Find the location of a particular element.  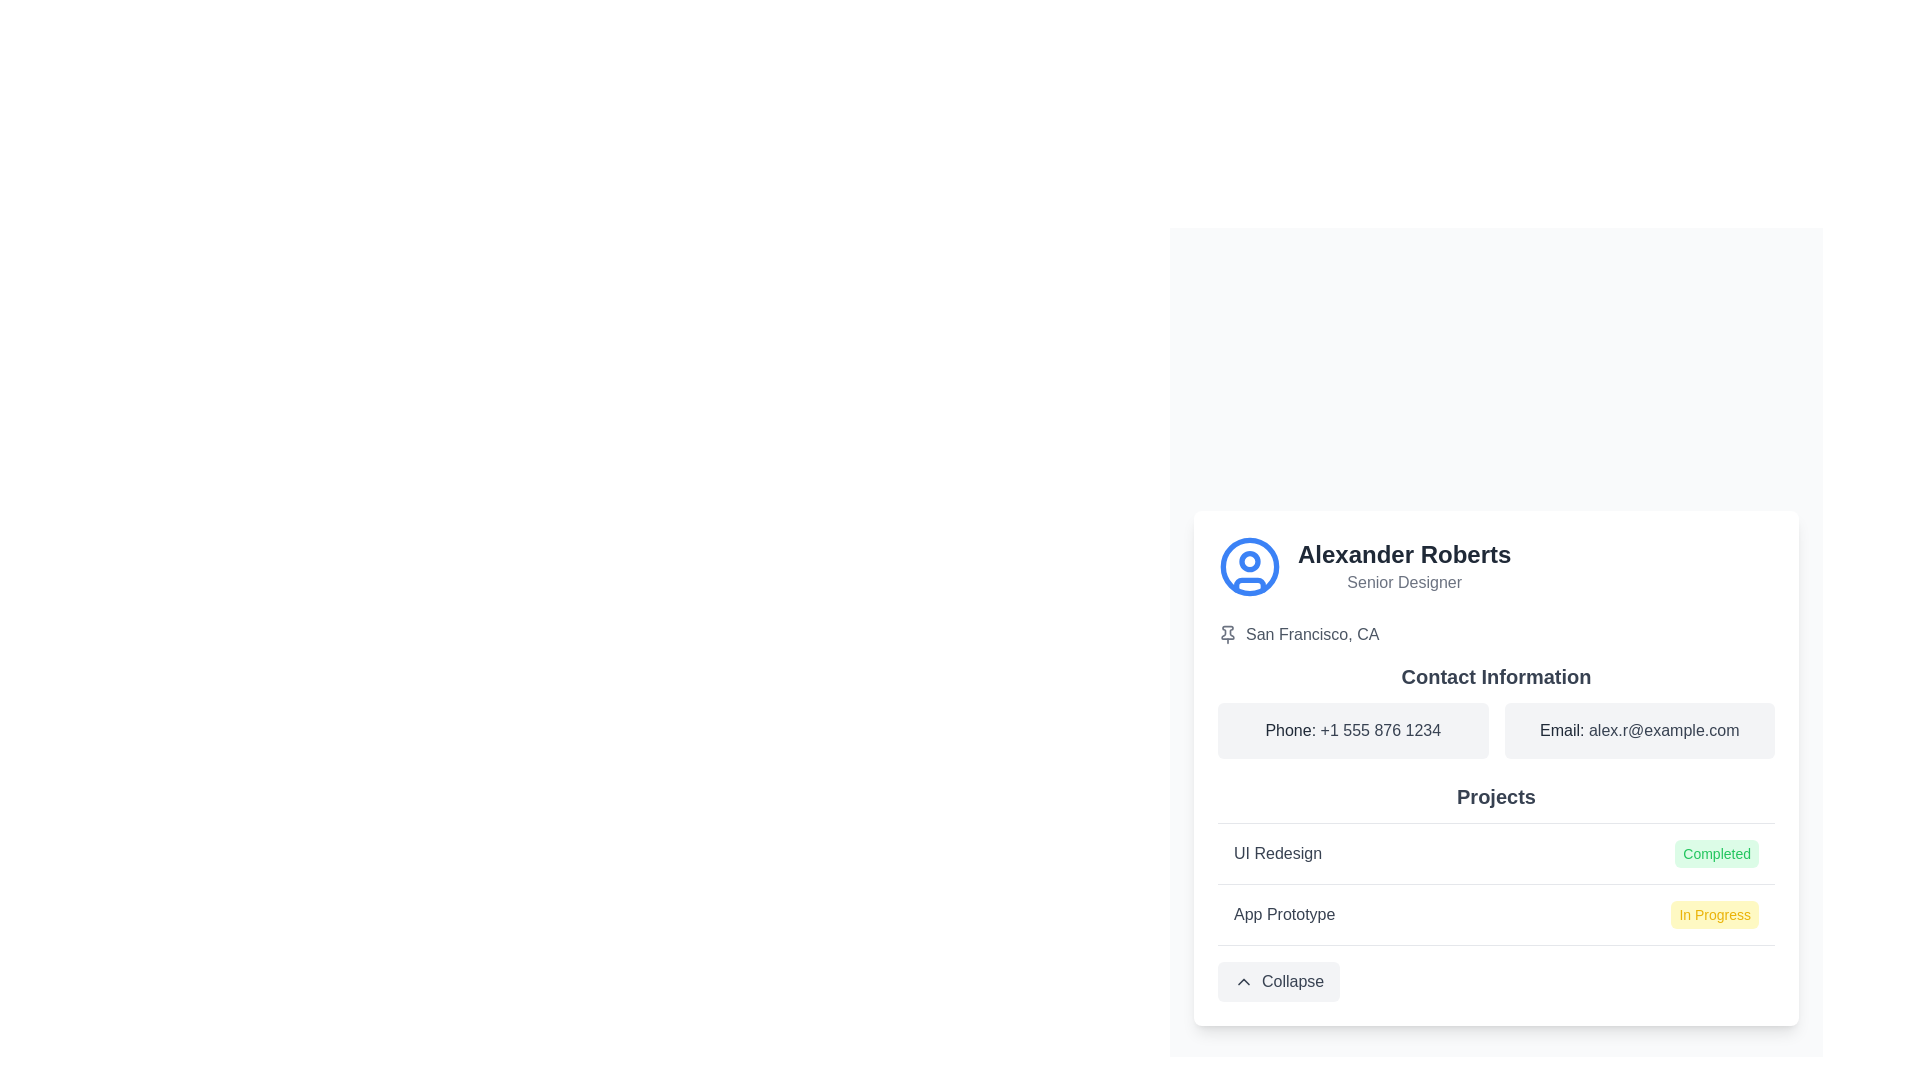

the 'Phone:' text label, which is styled with medium font weight and gray color, located to the left of the phone number within the contact information section is located at coordinates (1292, 729).